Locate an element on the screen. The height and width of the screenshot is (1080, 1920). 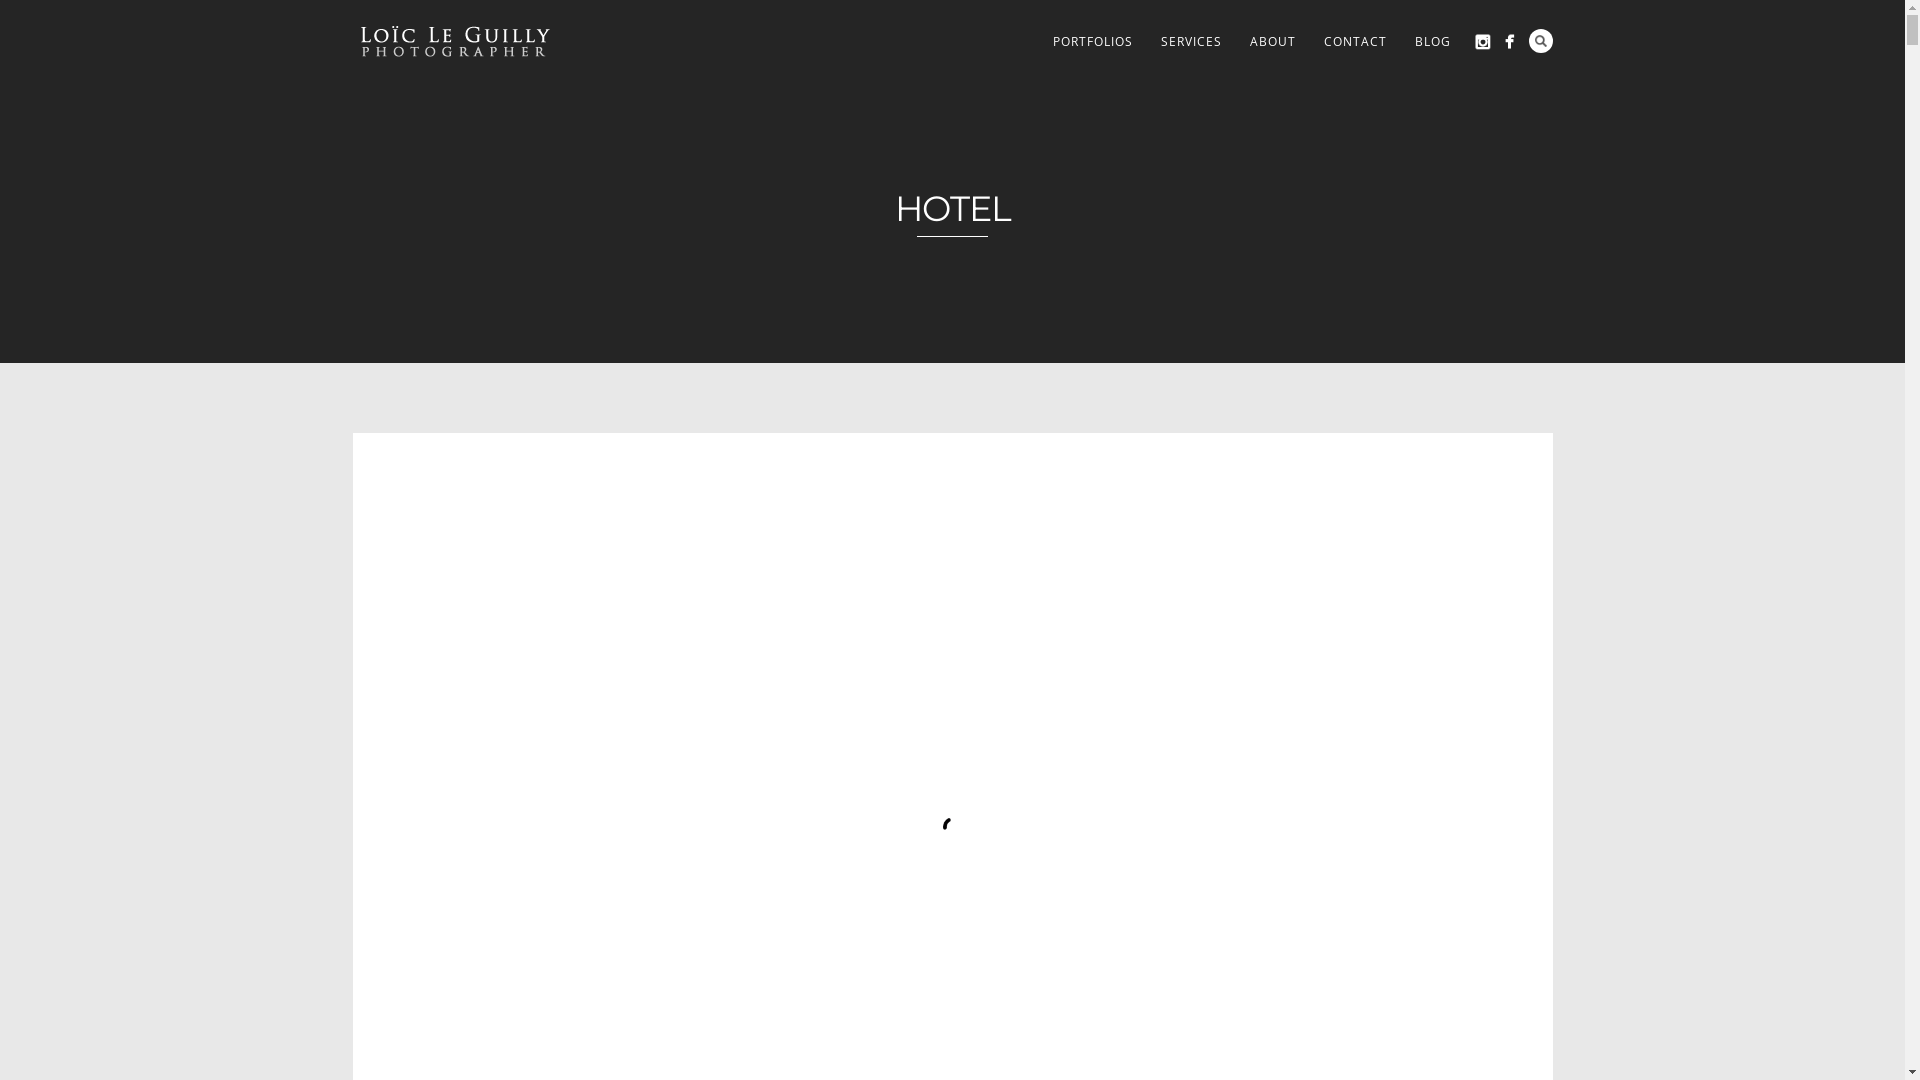
'Connect on Instagram' is located at coordinates (1482, 41).